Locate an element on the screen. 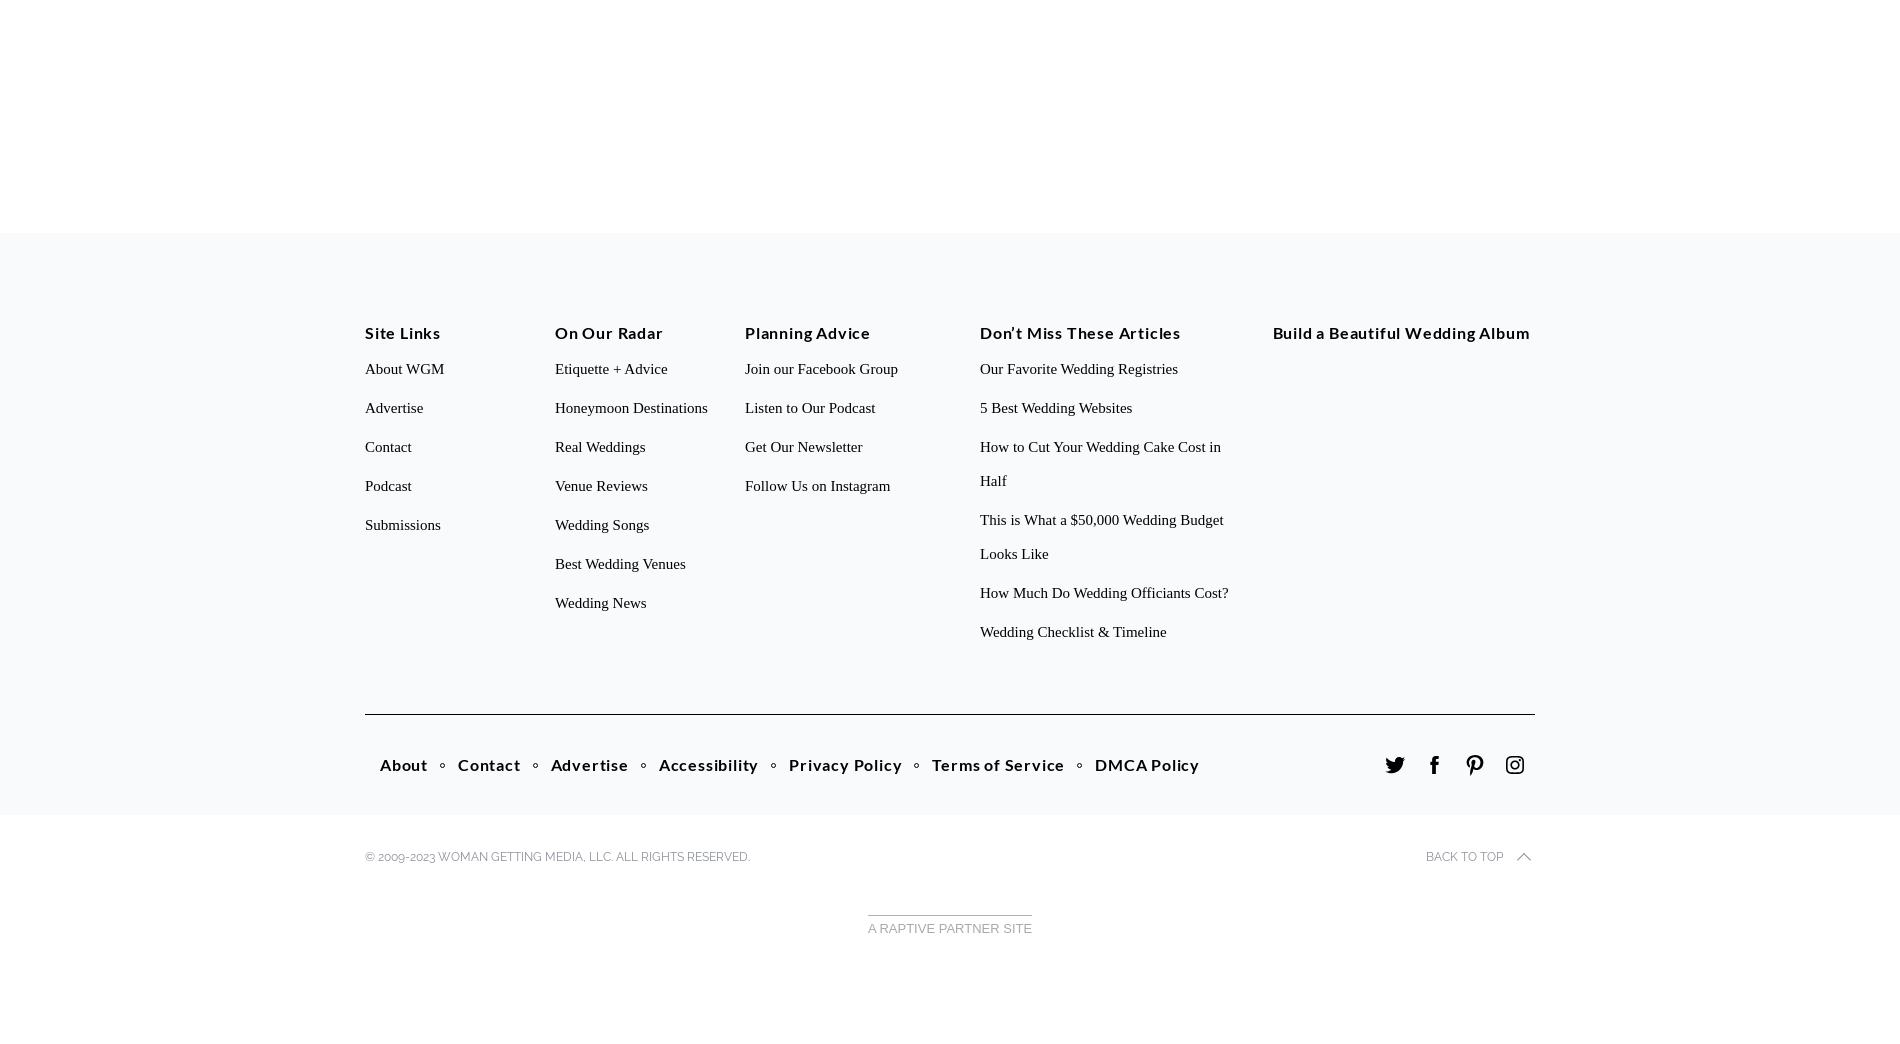 The height and width of the screenshot is (1044, 1900). 'Submissions' is located at coordinates (401, 524).